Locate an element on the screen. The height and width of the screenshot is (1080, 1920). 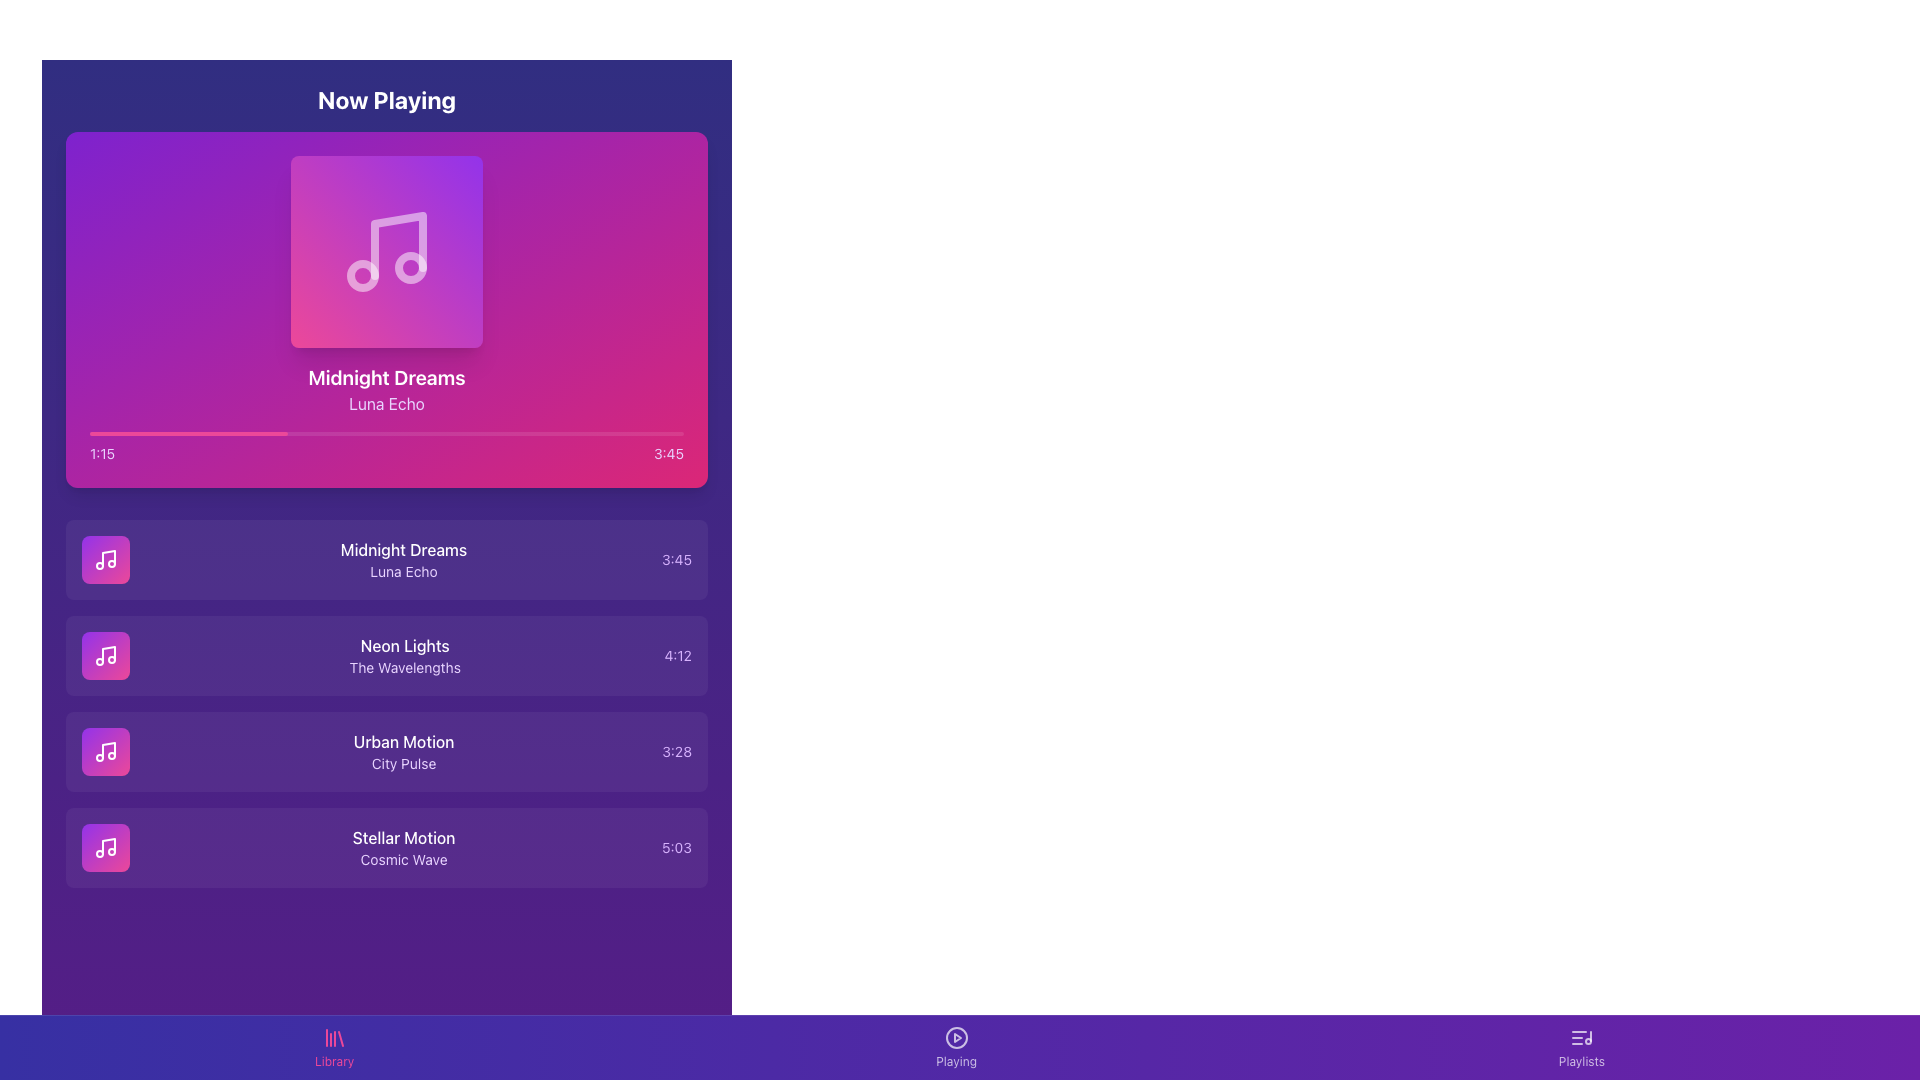
text 'City Pulse' located underneath the 'Urban Motion' heading in the third music track entry is located at coordinates (403, 763).